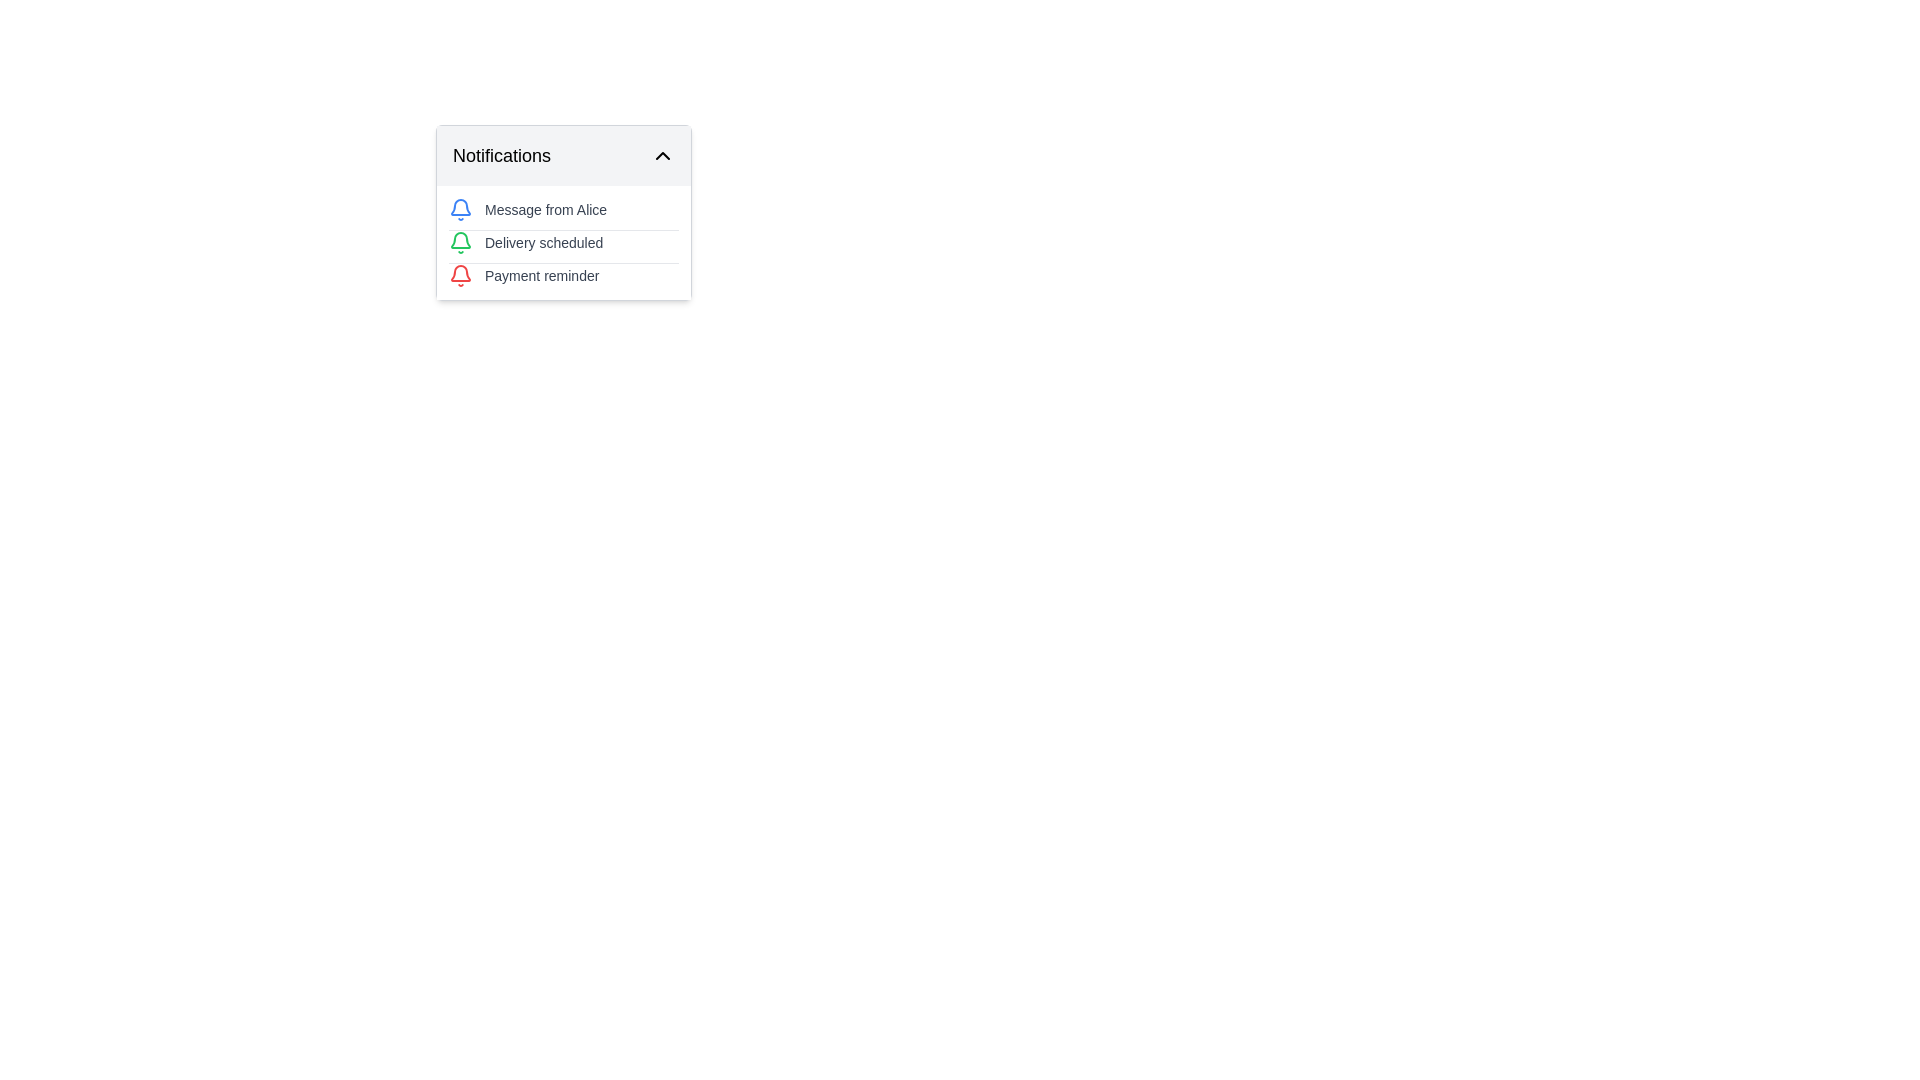 The width and height of the screenshot is (1920, 1080). I want to click on the informational text label that indicates the status of a scheduled delivery, which is the second notification item, so click(544, 242).